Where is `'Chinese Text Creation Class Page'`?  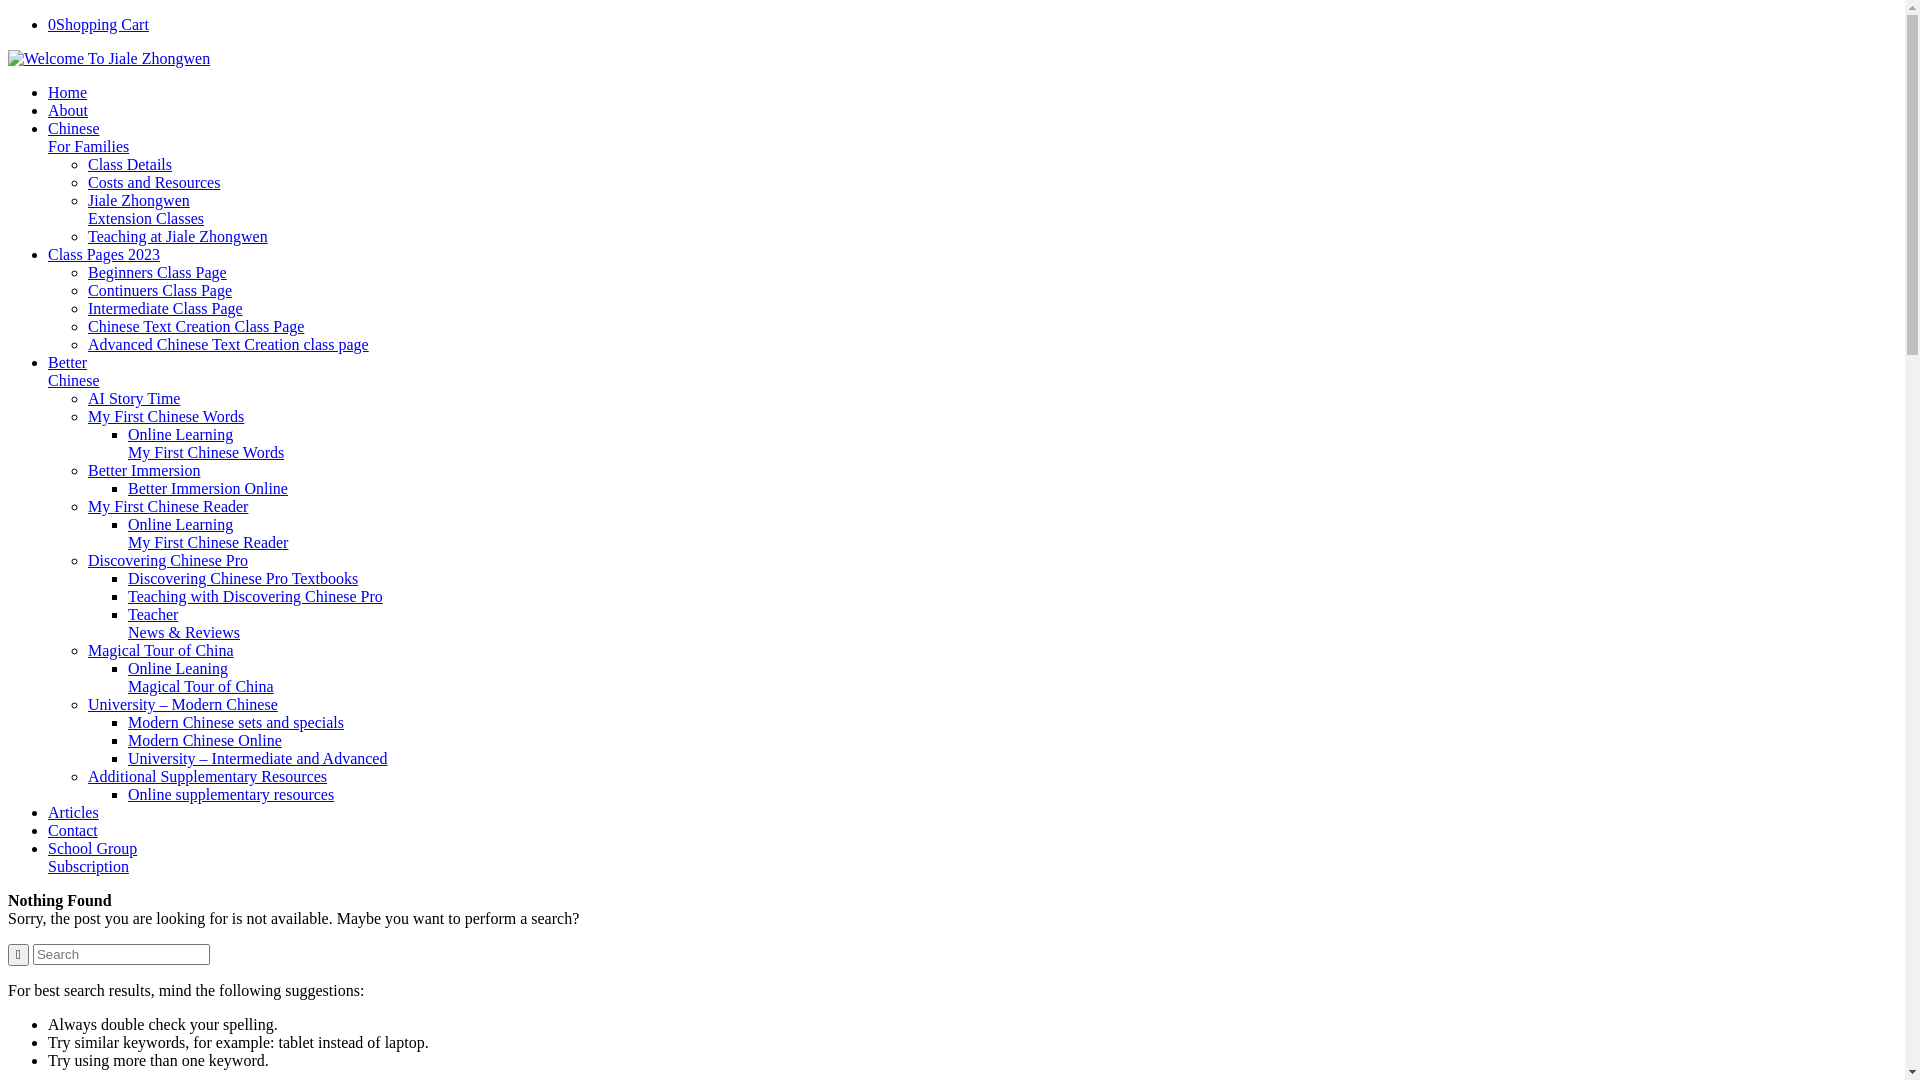 'Chinese Text Creation Class Page' is located at coordinates (196, 325).